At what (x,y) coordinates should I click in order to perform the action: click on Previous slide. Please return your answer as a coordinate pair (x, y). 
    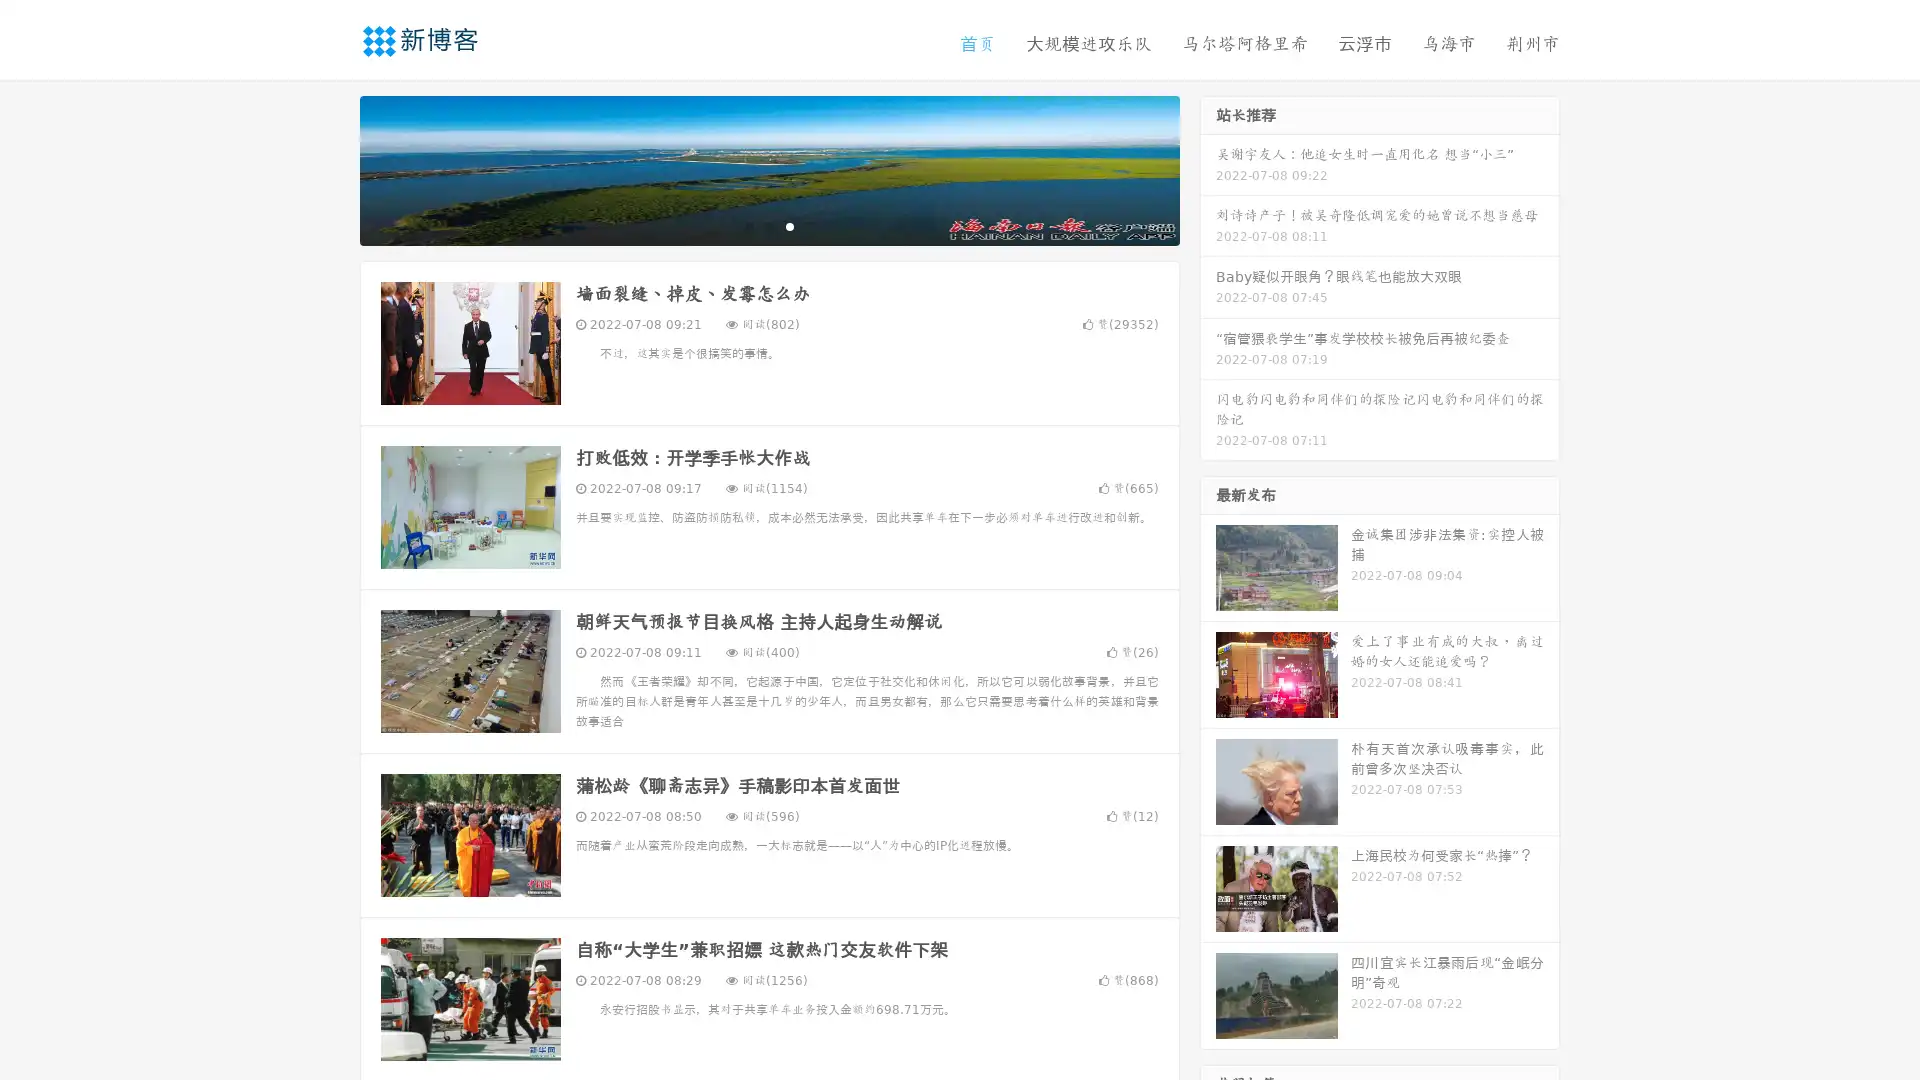
    Looking at the image, I should click on (330, 168).